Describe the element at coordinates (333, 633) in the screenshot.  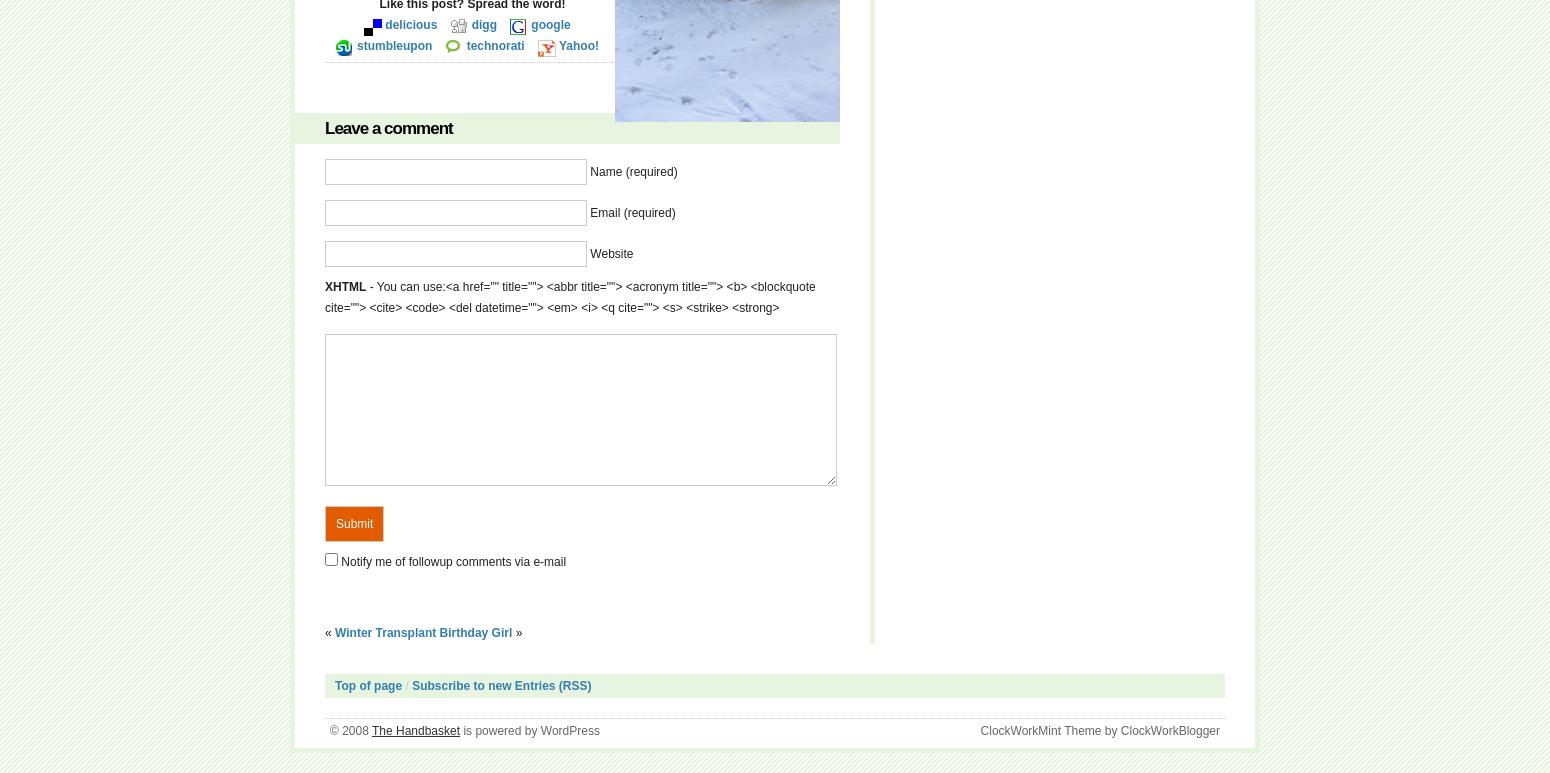
I see `'Winter Transplant'` at that location.